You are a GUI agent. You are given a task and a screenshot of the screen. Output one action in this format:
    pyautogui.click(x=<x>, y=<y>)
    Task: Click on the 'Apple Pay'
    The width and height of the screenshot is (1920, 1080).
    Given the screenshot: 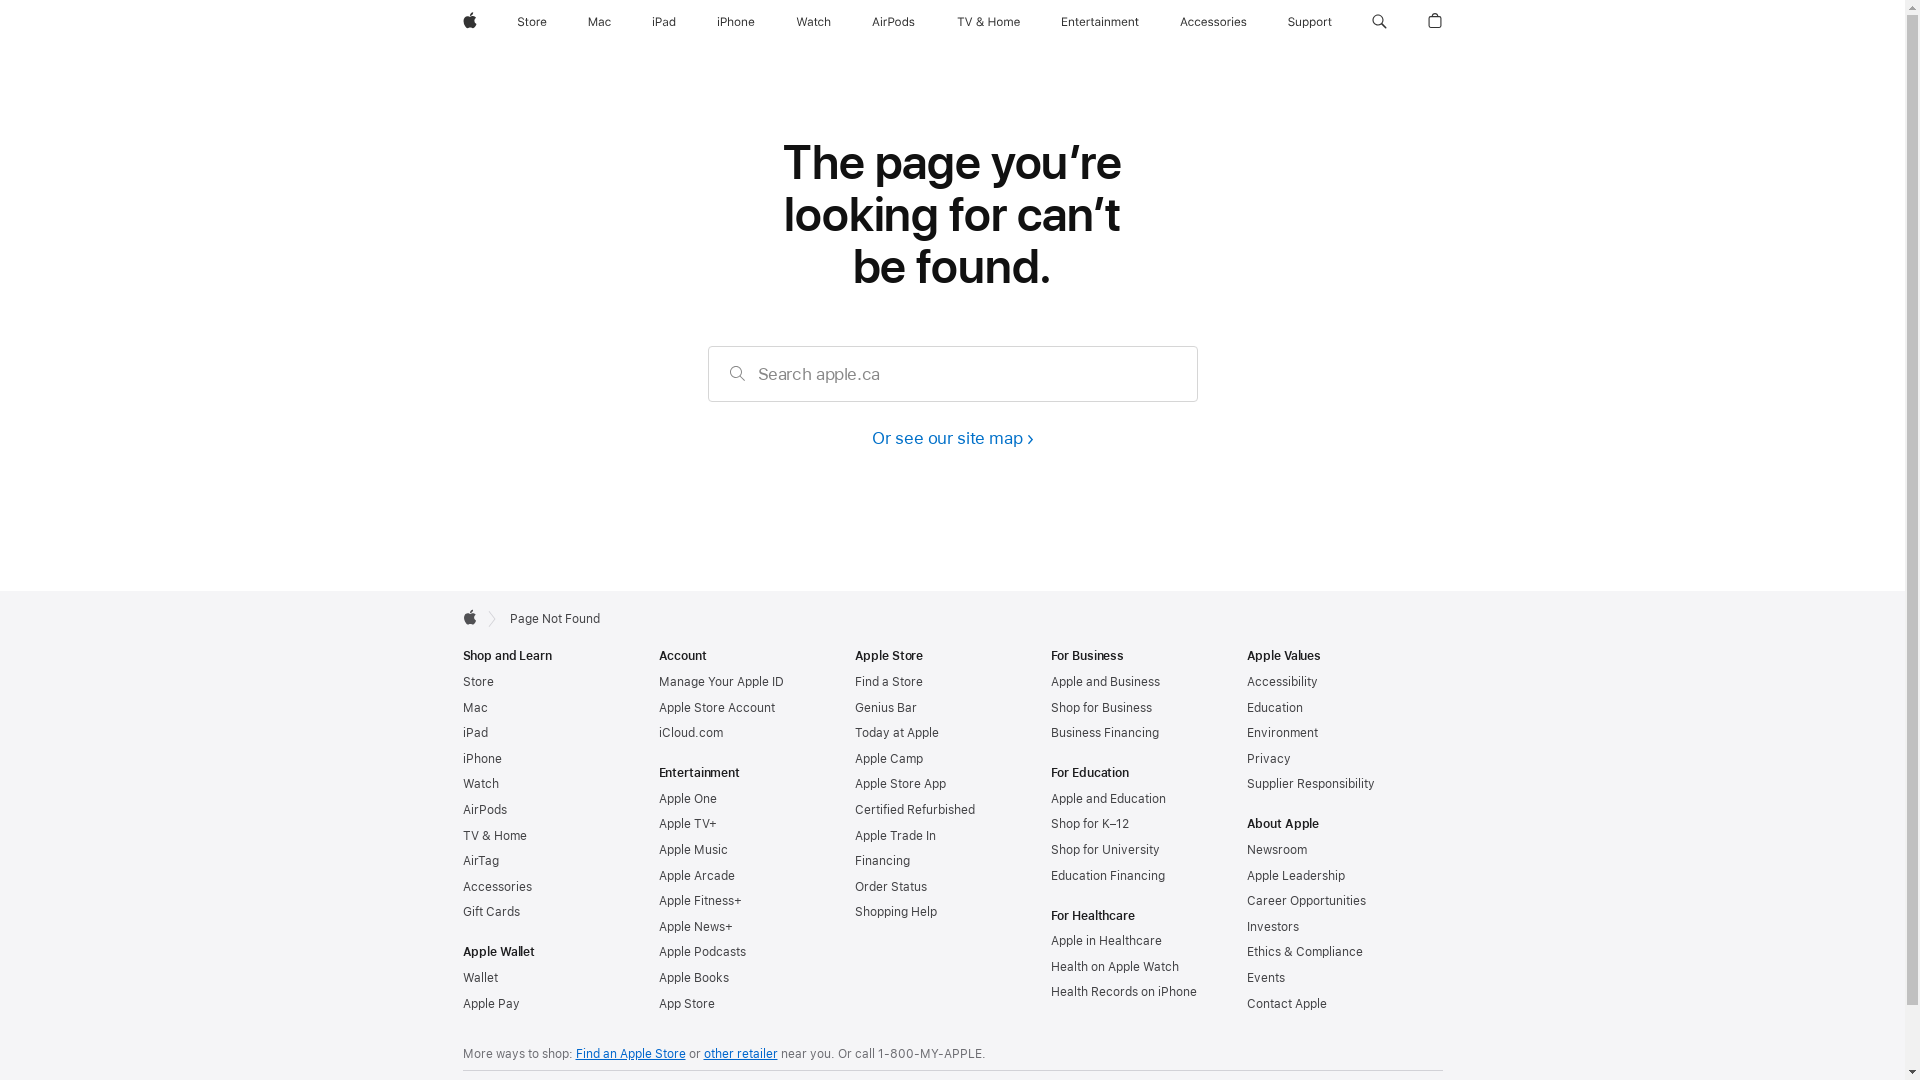 What is the action you would take?
    pyautogui.click(x=490, y=1003)
    